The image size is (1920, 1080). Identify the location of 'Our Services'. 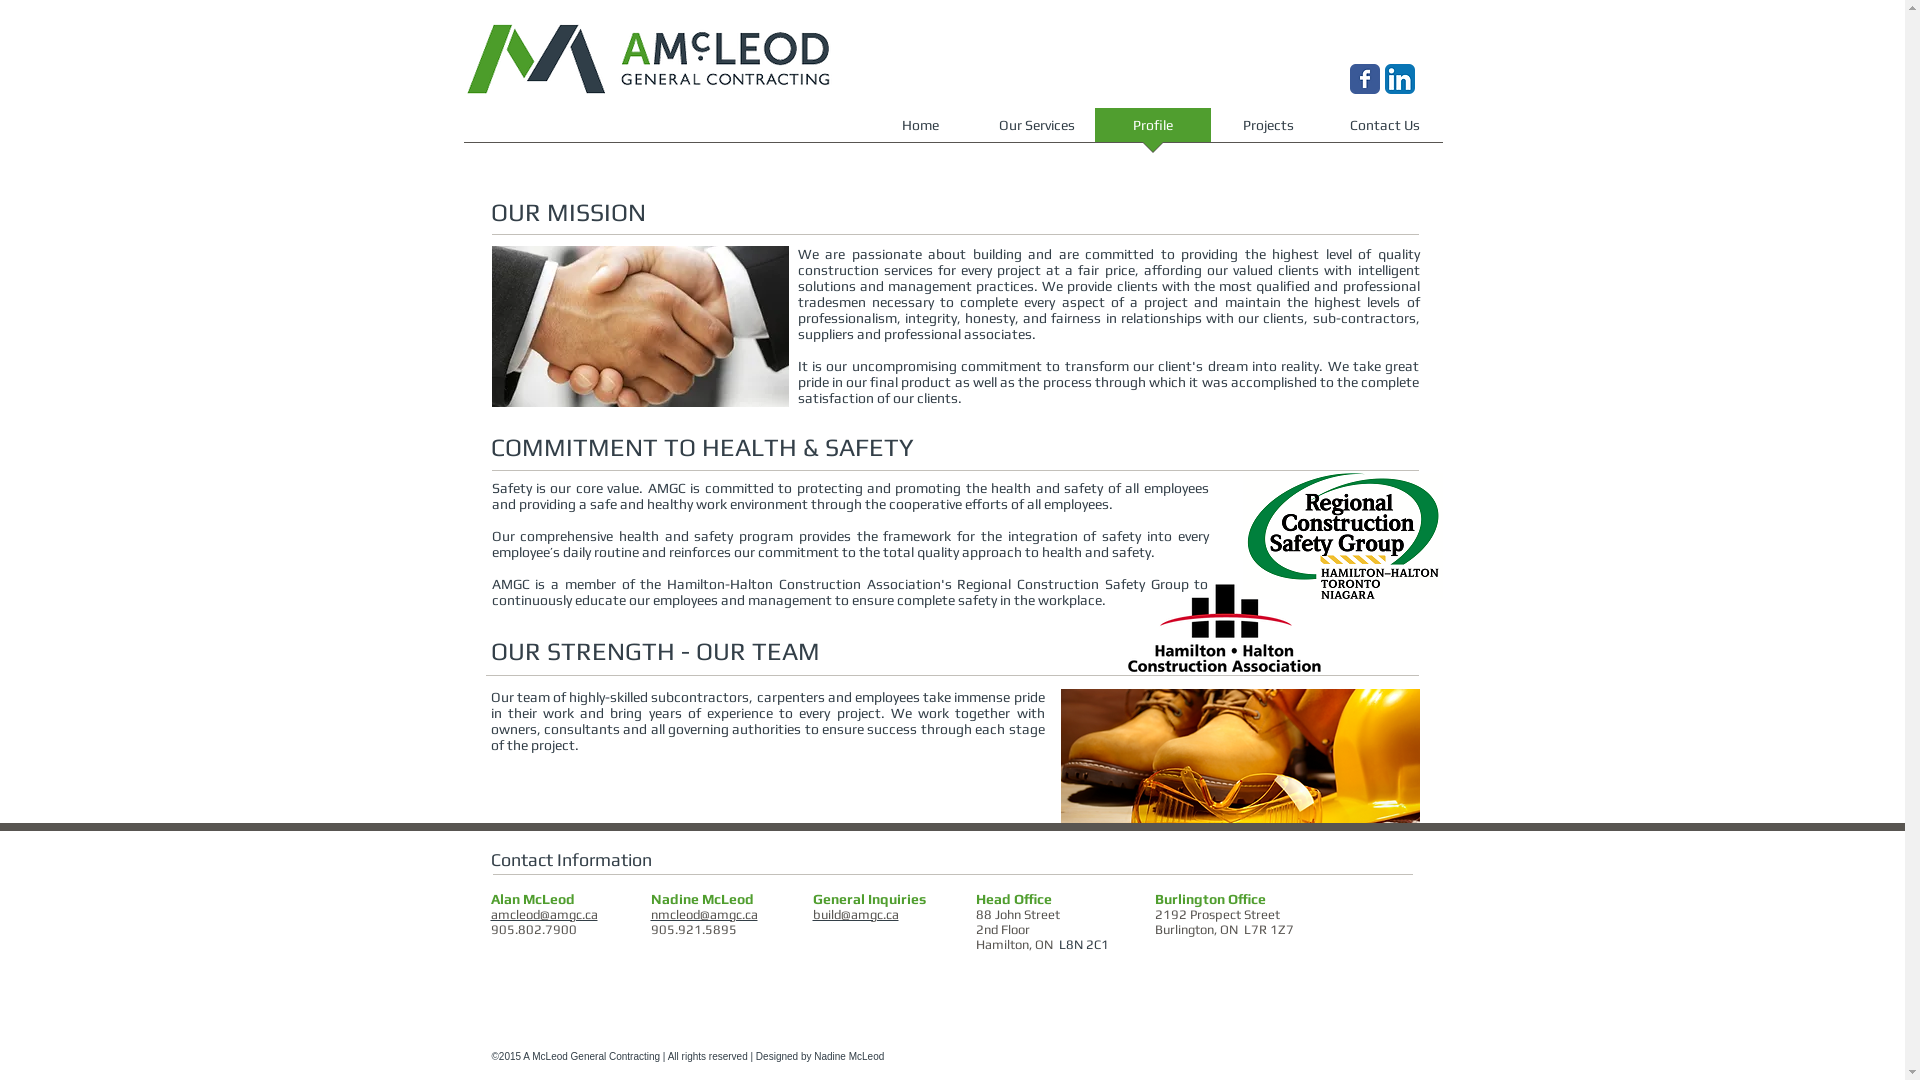
(1036, 131).